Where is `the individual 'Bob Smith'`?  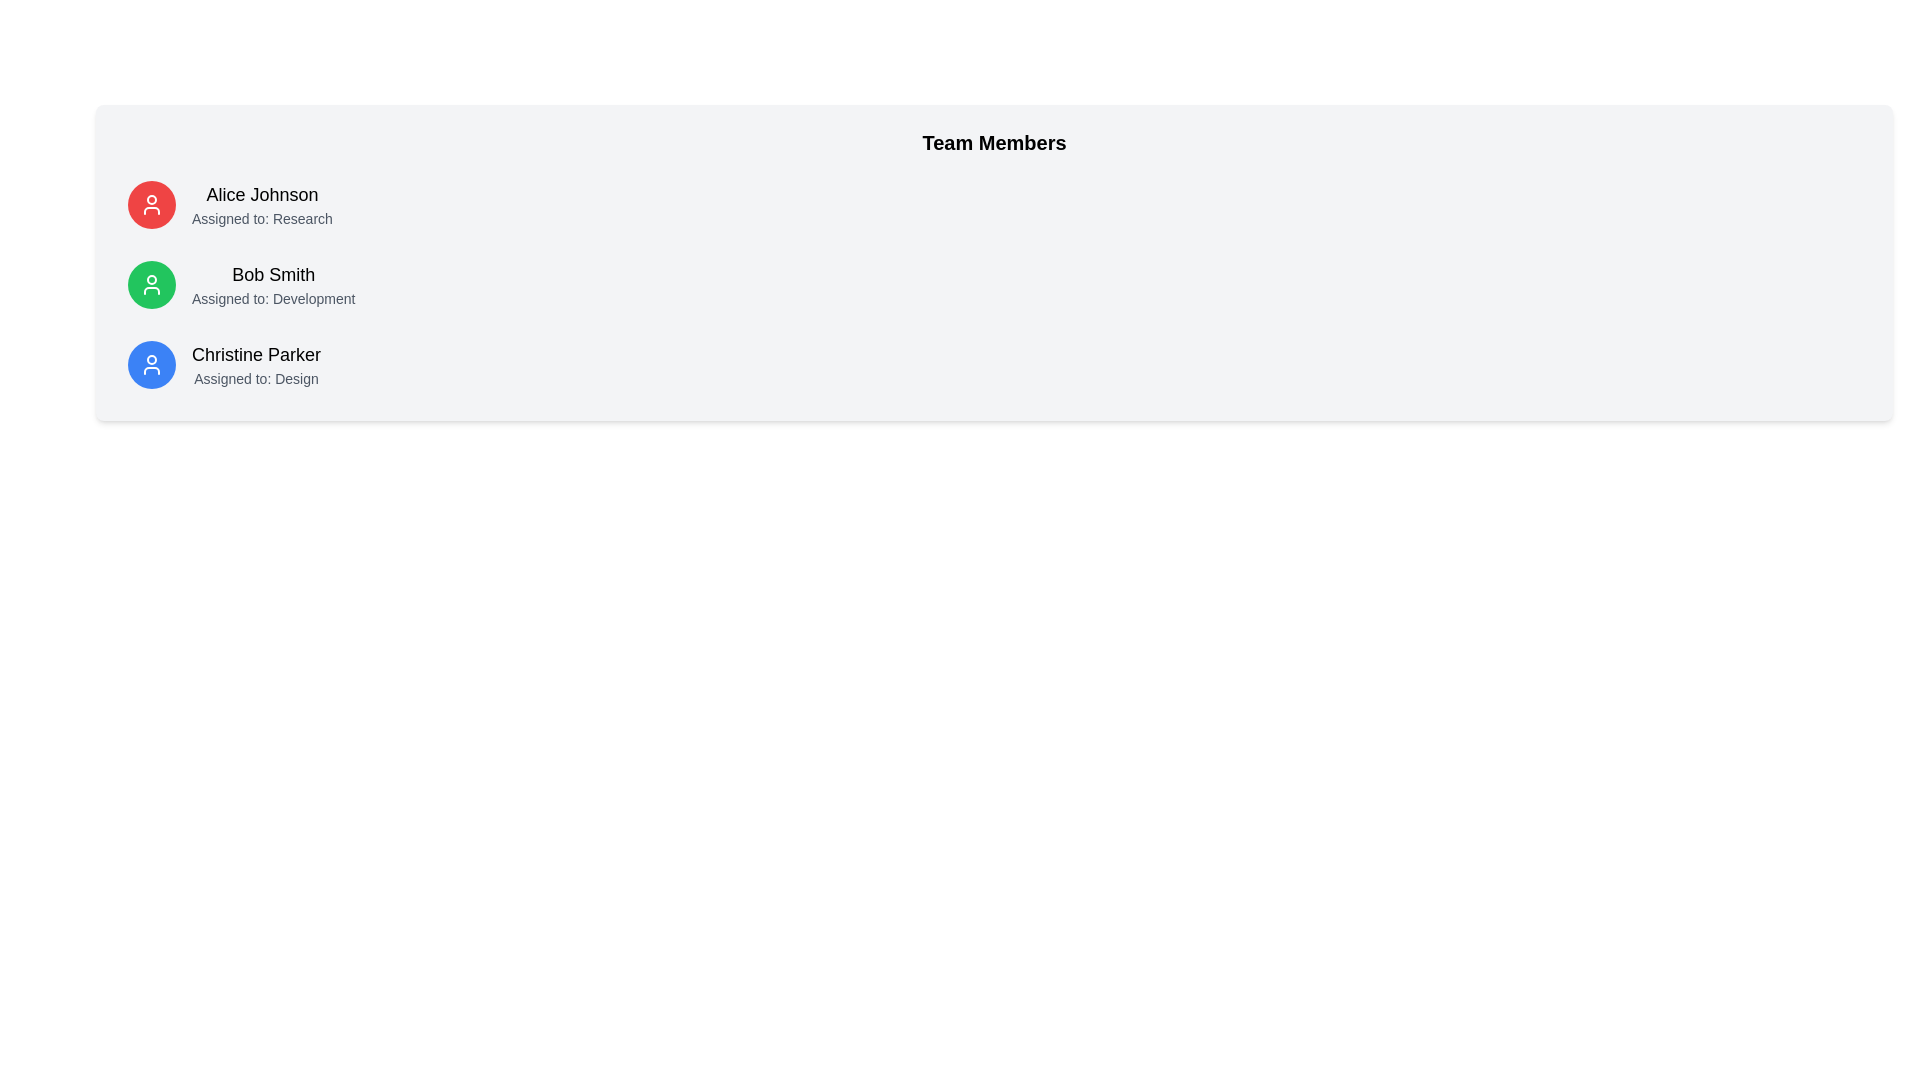 the individual 'Bob Smith' is located at coordinates (272, 285).